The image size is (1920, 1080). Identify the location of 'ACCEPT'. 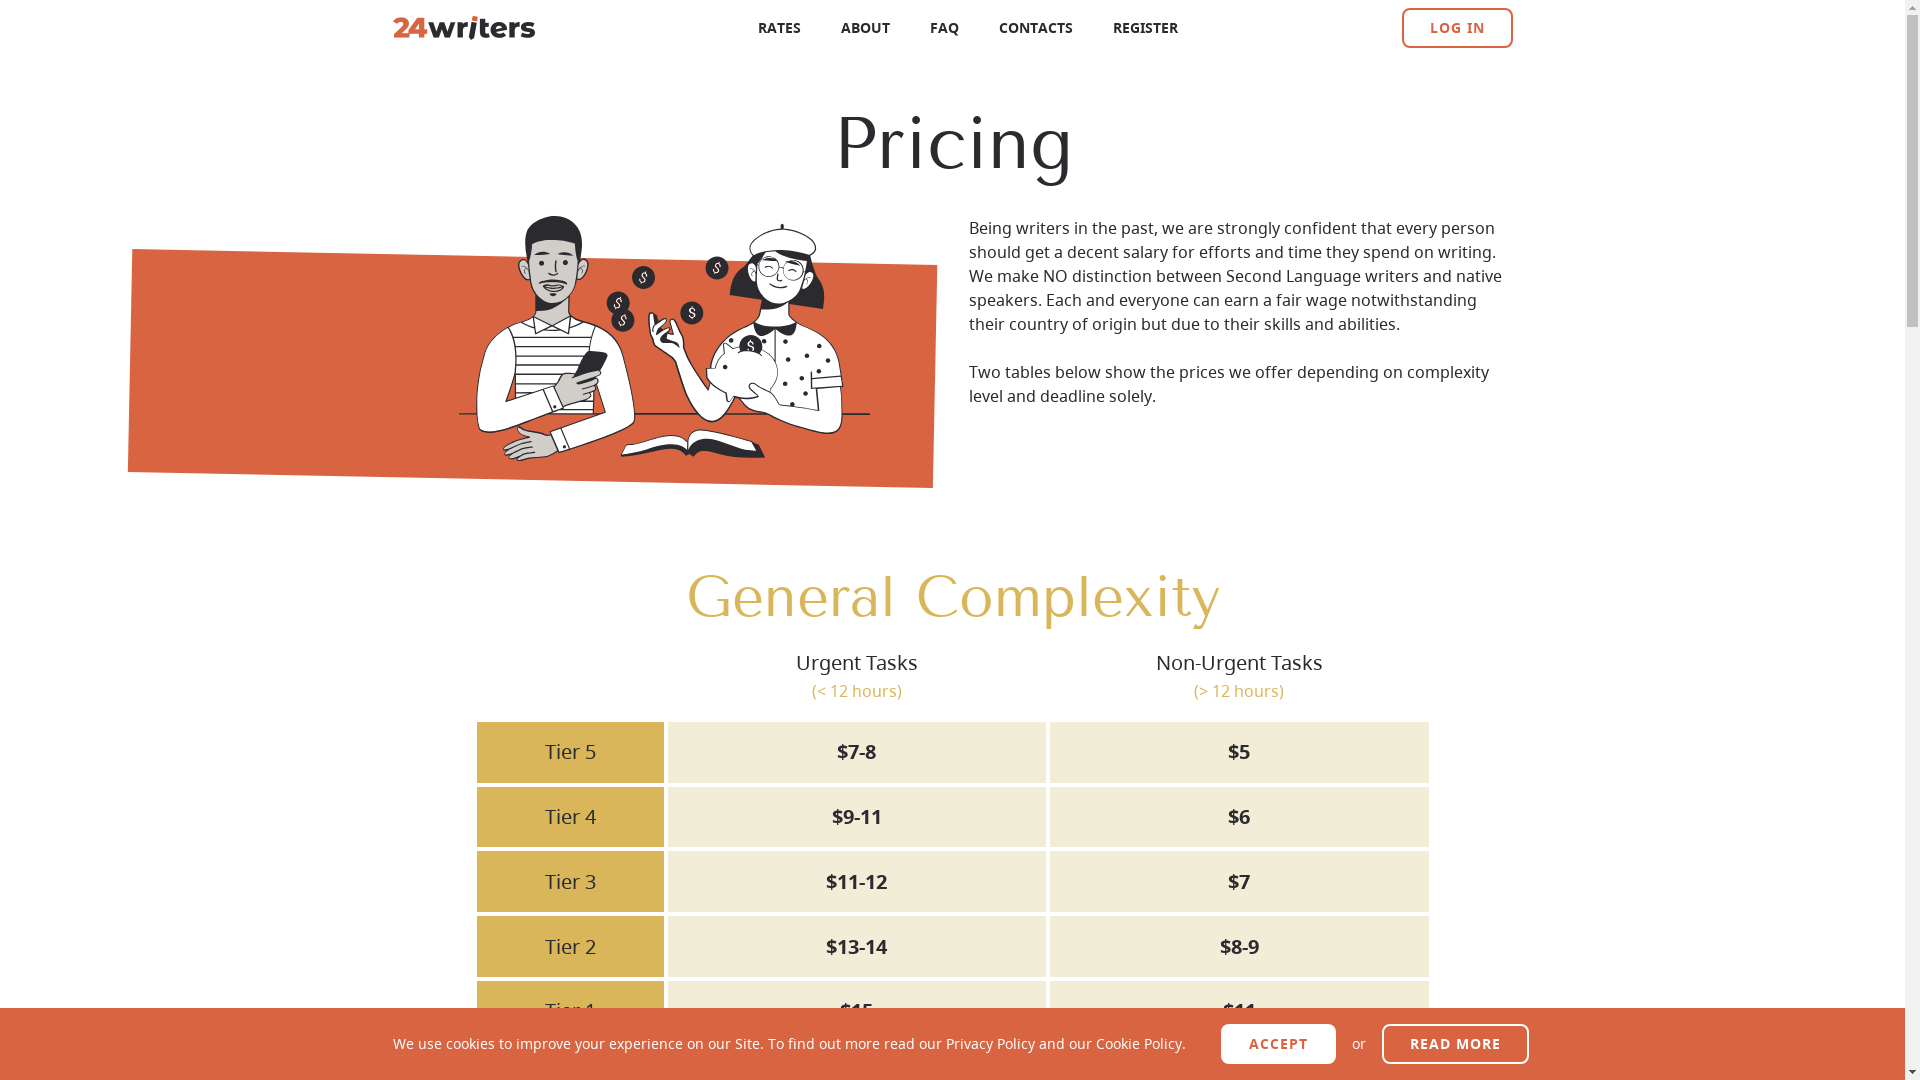
(1276, 1043).